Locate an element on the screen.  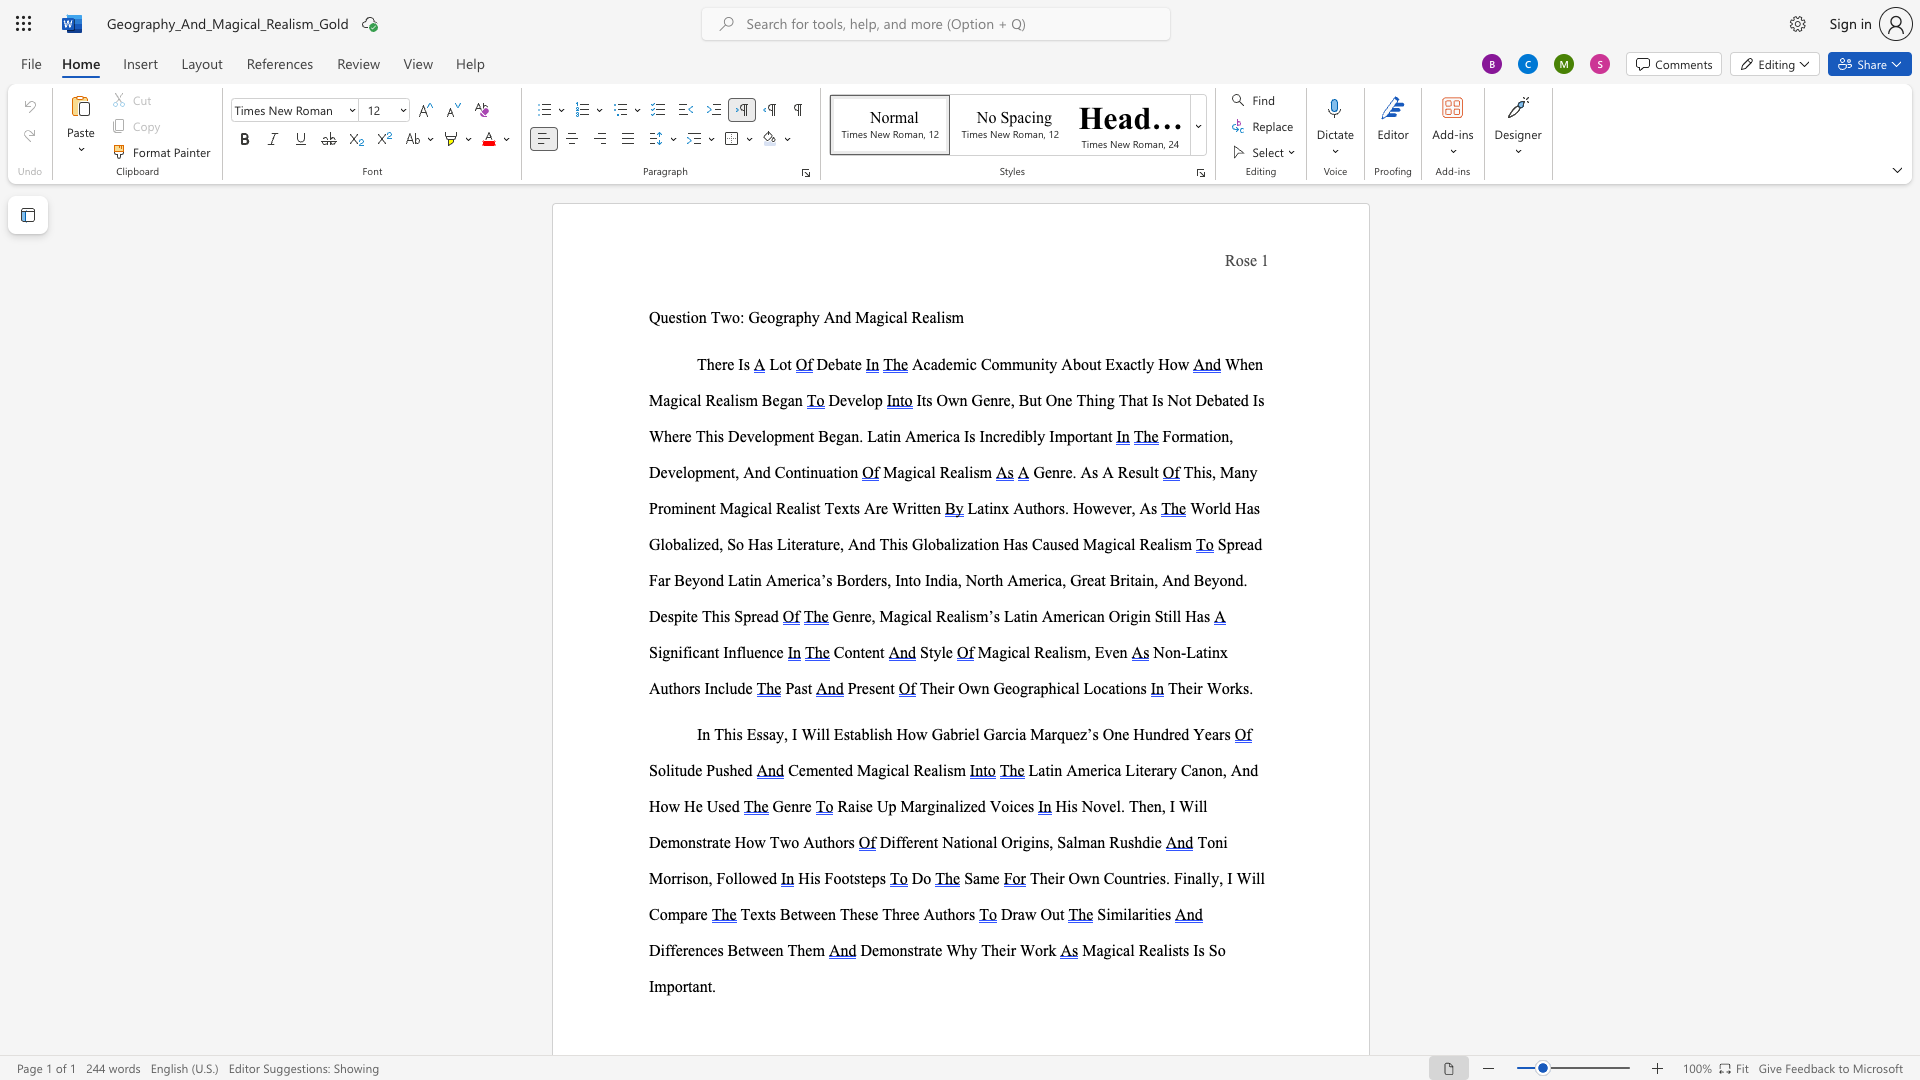
the 1th character "e" in the text is located at coordinates (664, 472).